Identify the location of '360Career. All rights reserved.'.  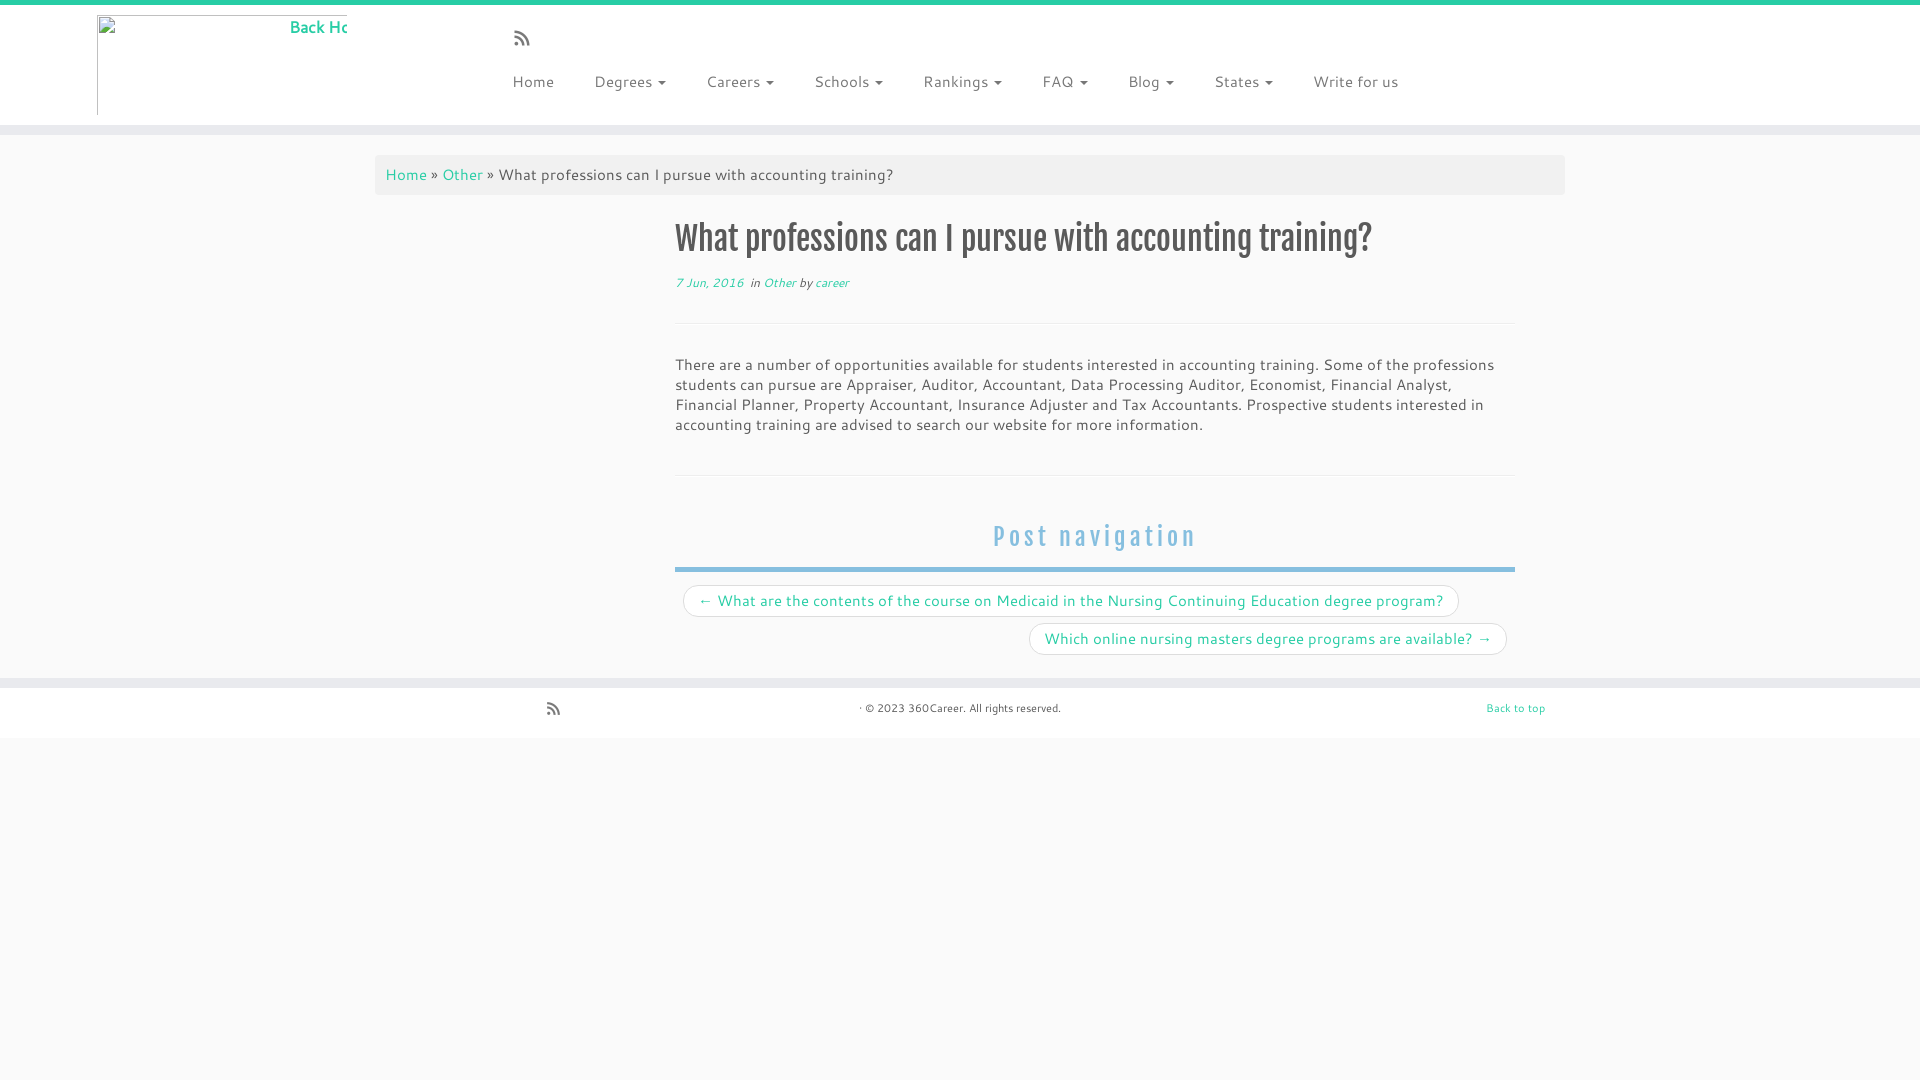
(984, 707).